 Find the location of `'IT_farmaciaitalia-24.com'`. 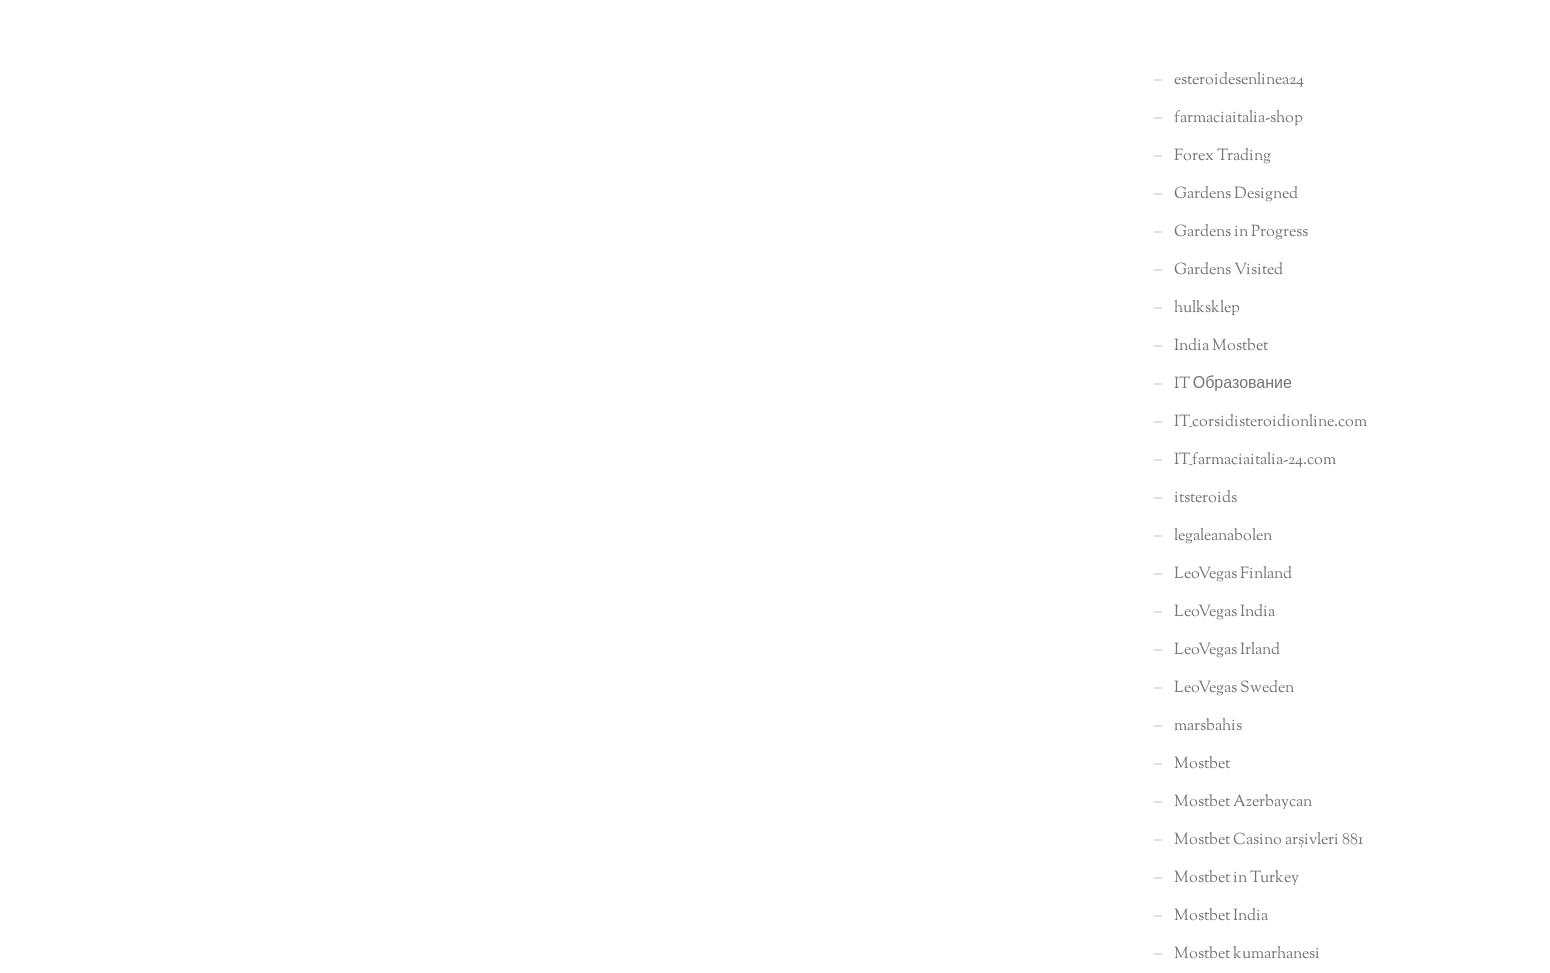

'IT_farmaciaitalia-24.com' is located at coordinates (1252, 459).